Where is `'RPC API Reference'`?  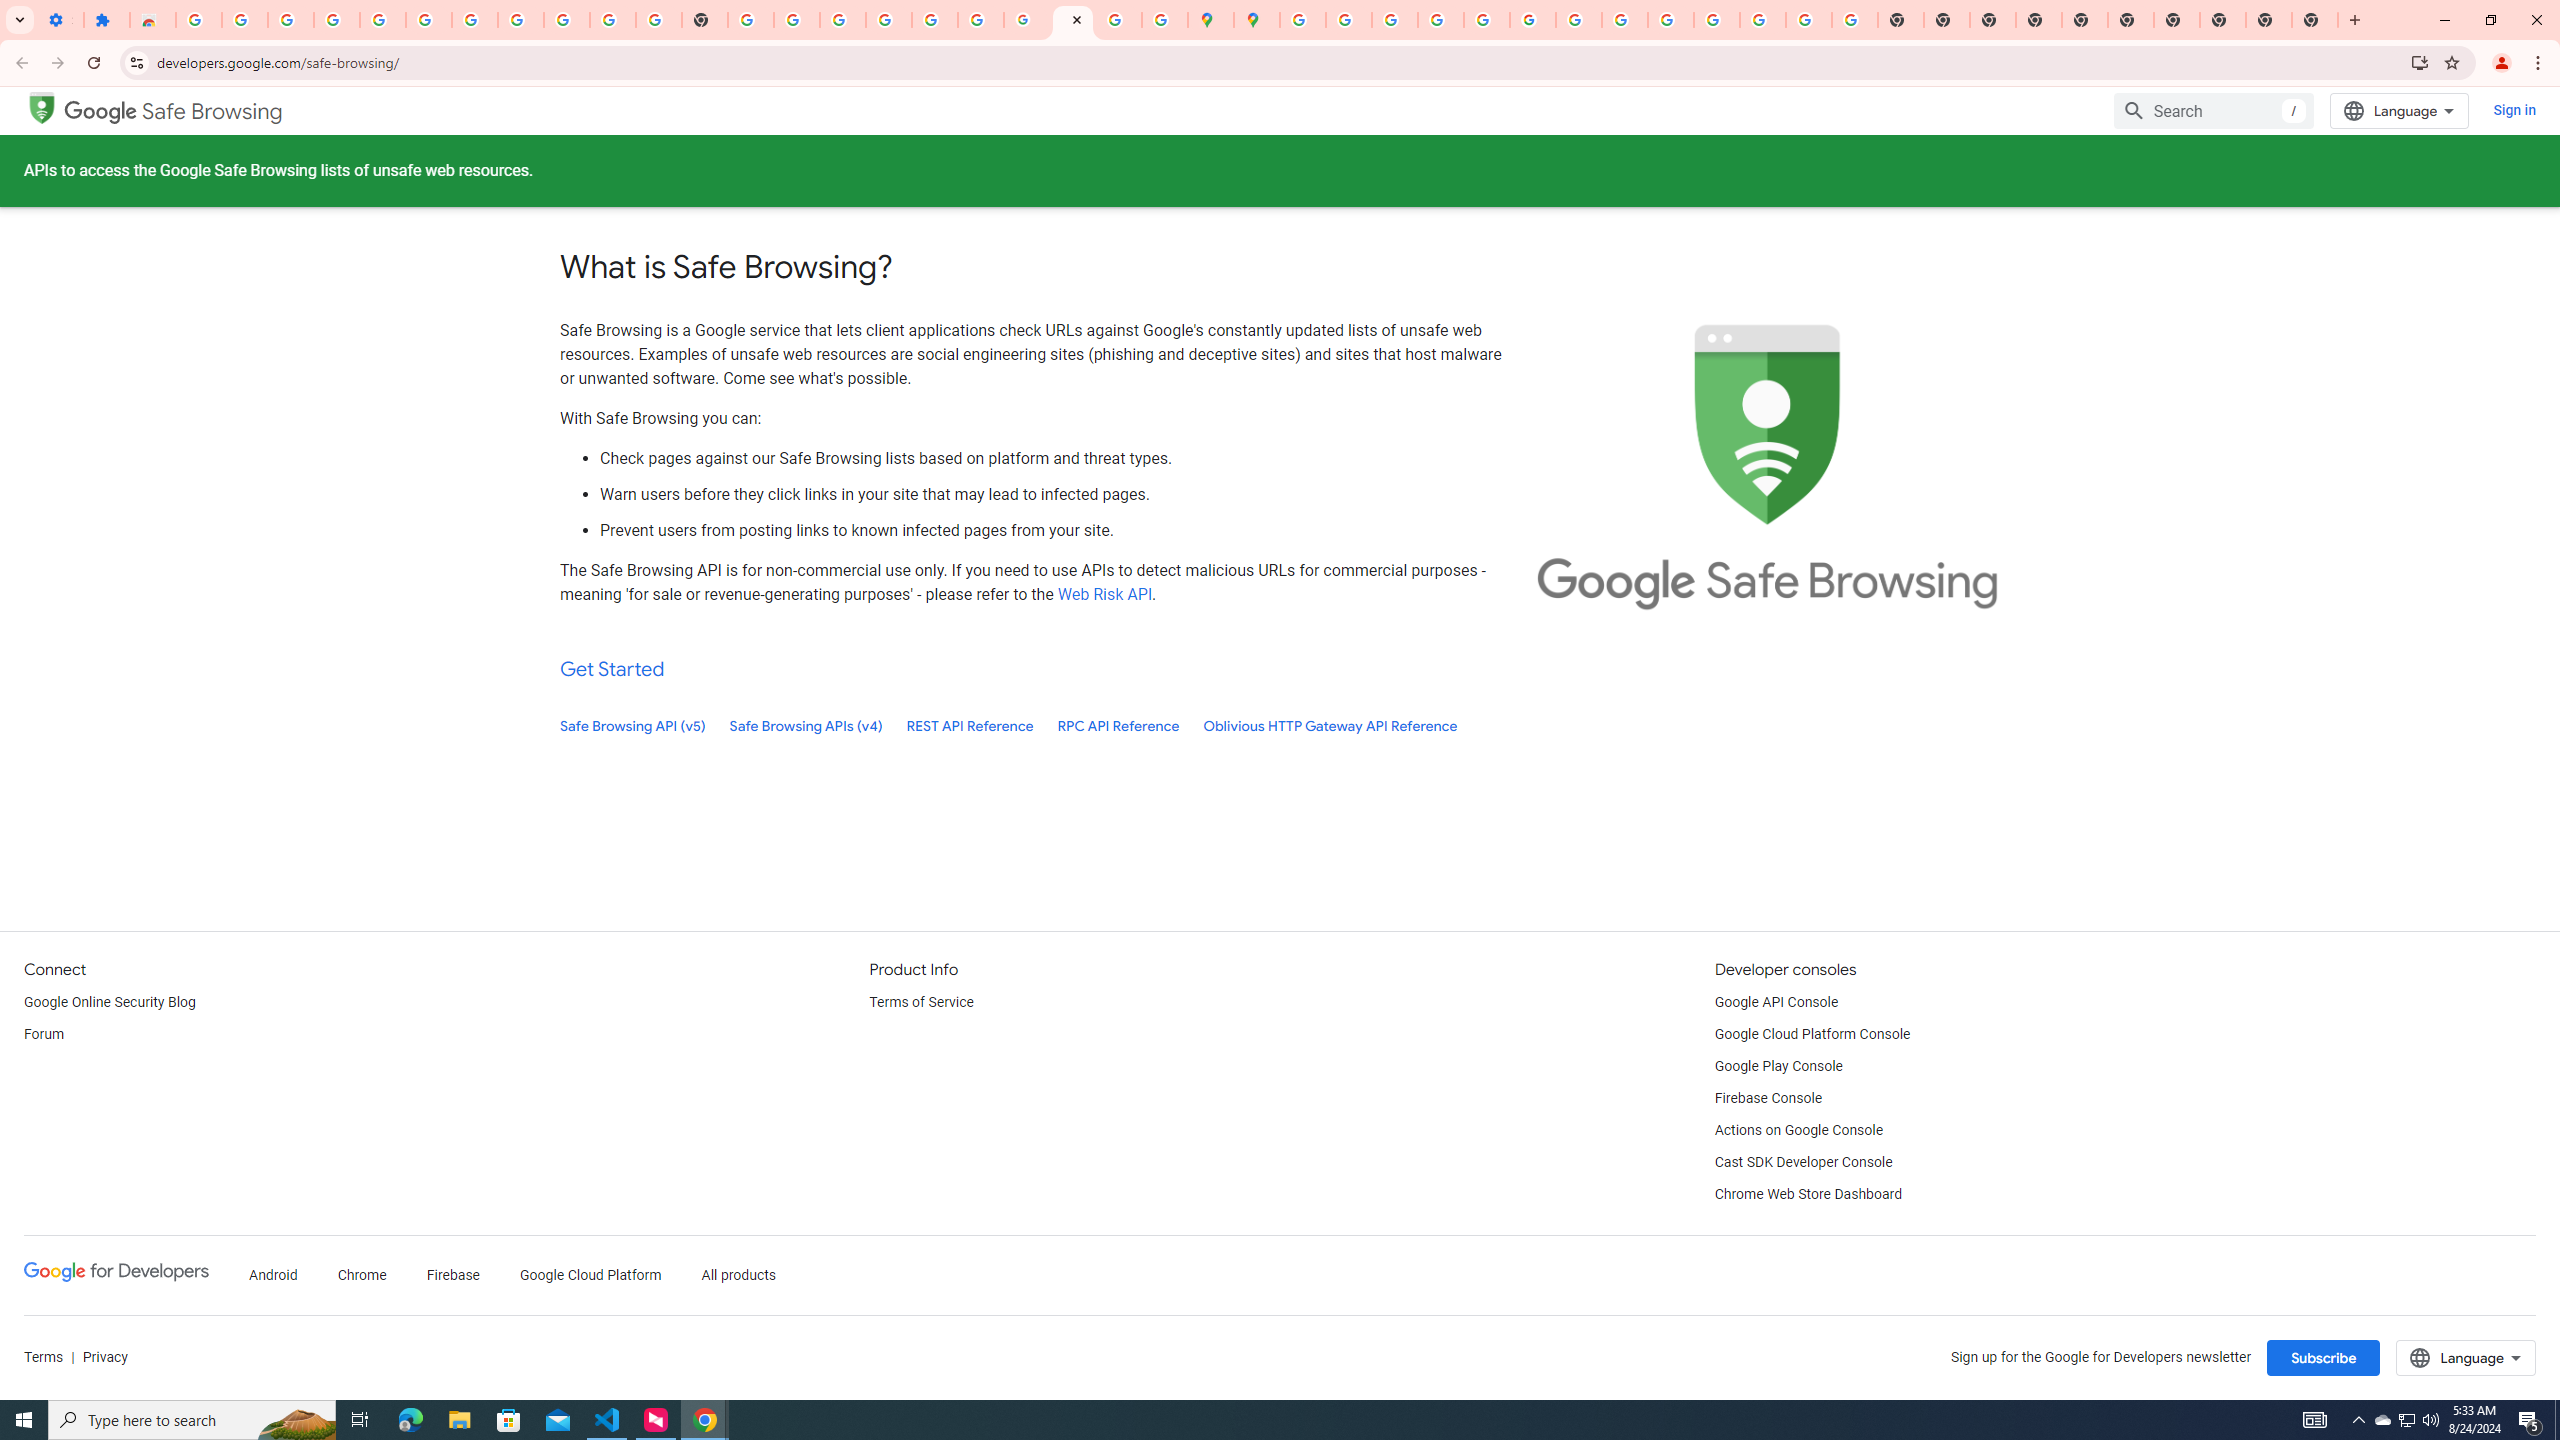 'RPC API Reference' is located at coordinates (1117, 725).